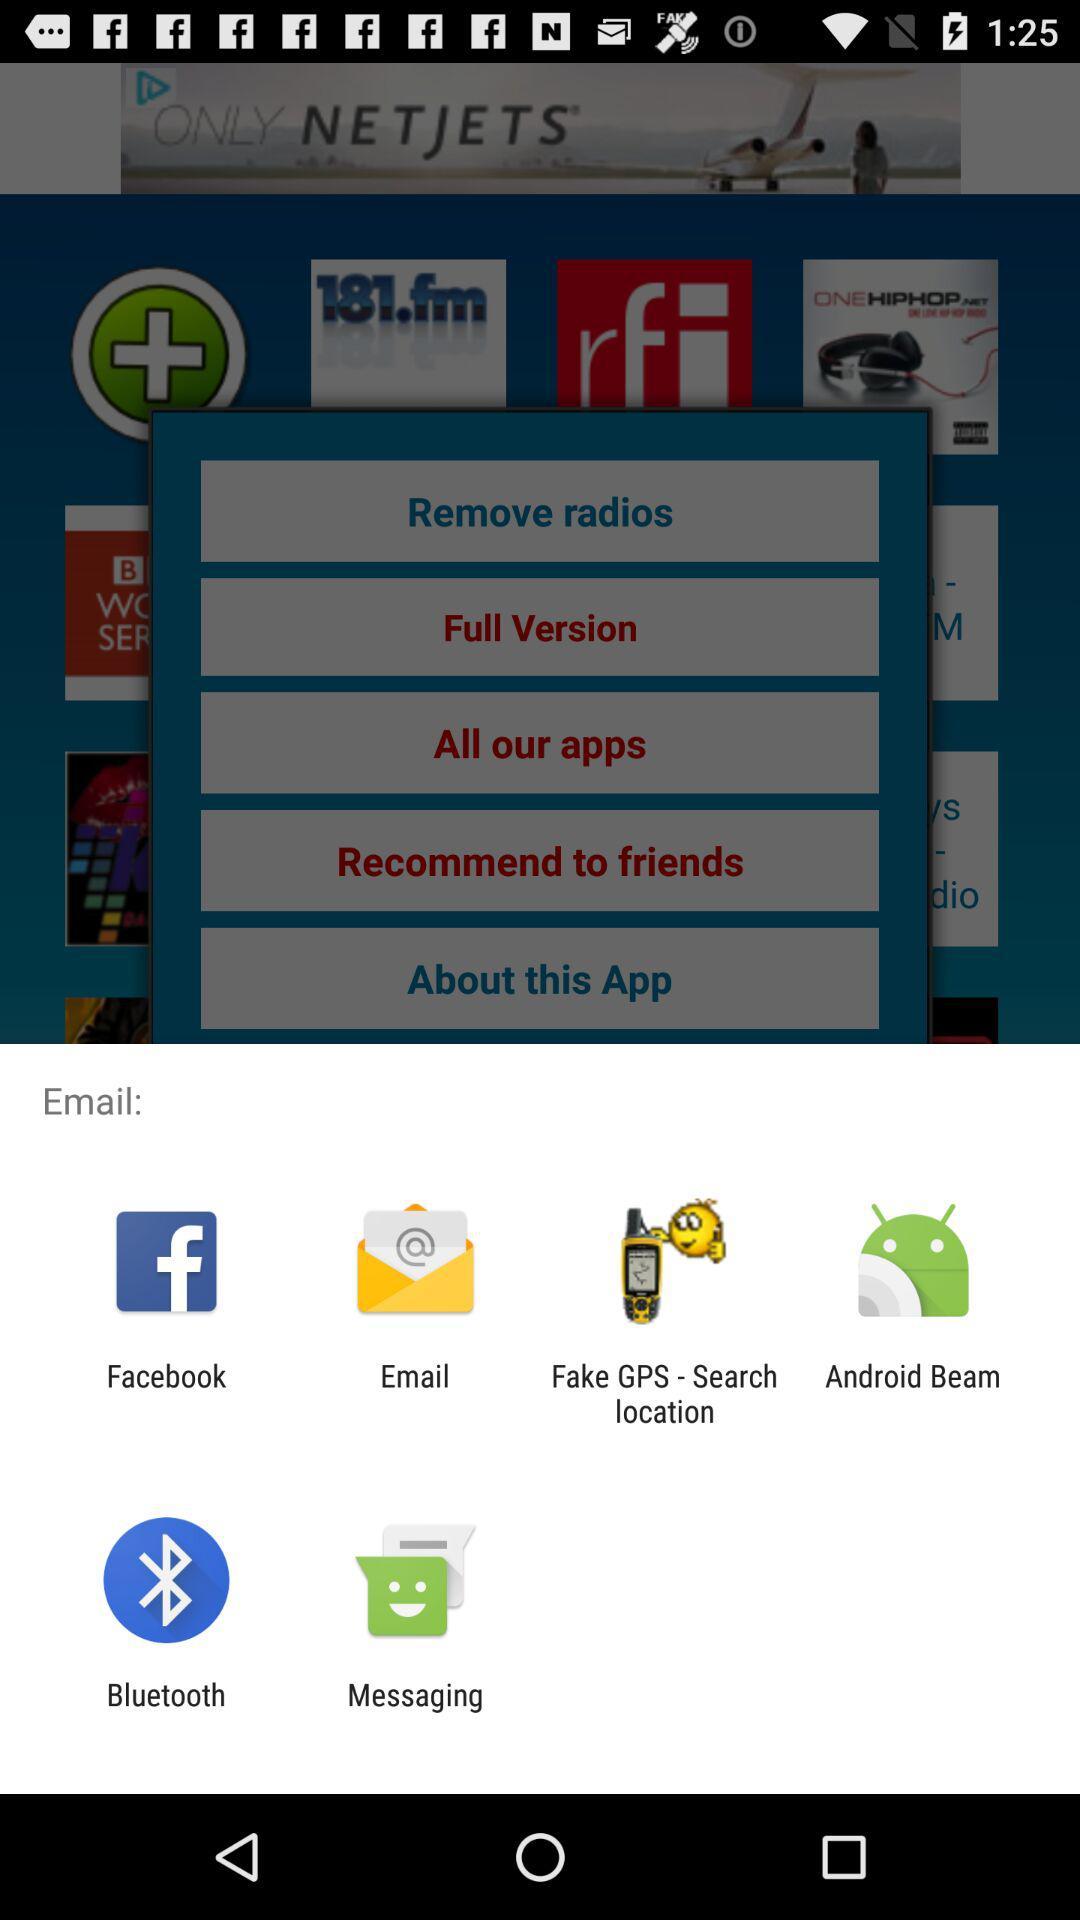 The width and height of the screenshot is (1080, 1920). Describe the element at coordinates (165, 1392) in the screenshot. I see `the facebook item` at that location.